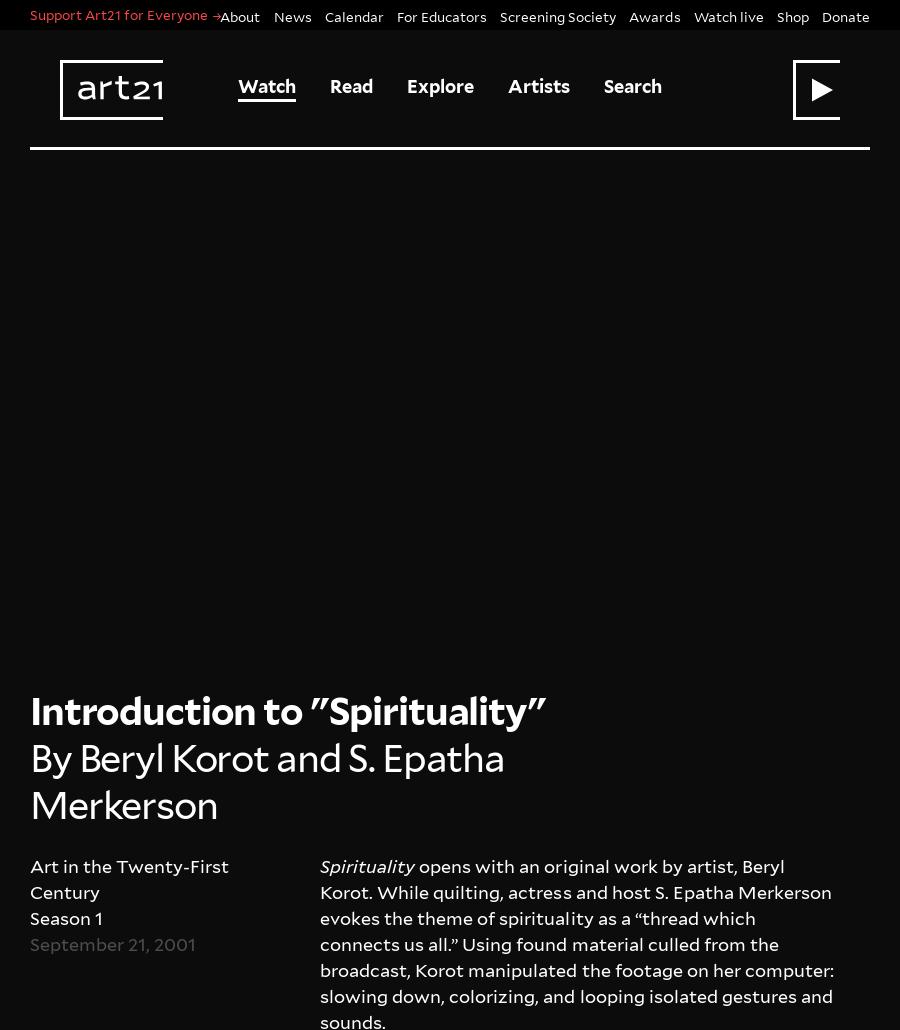 The width and height of the screenshot is (900, 1030). I want to click on 'Television series on PBS', so click(408, 994).